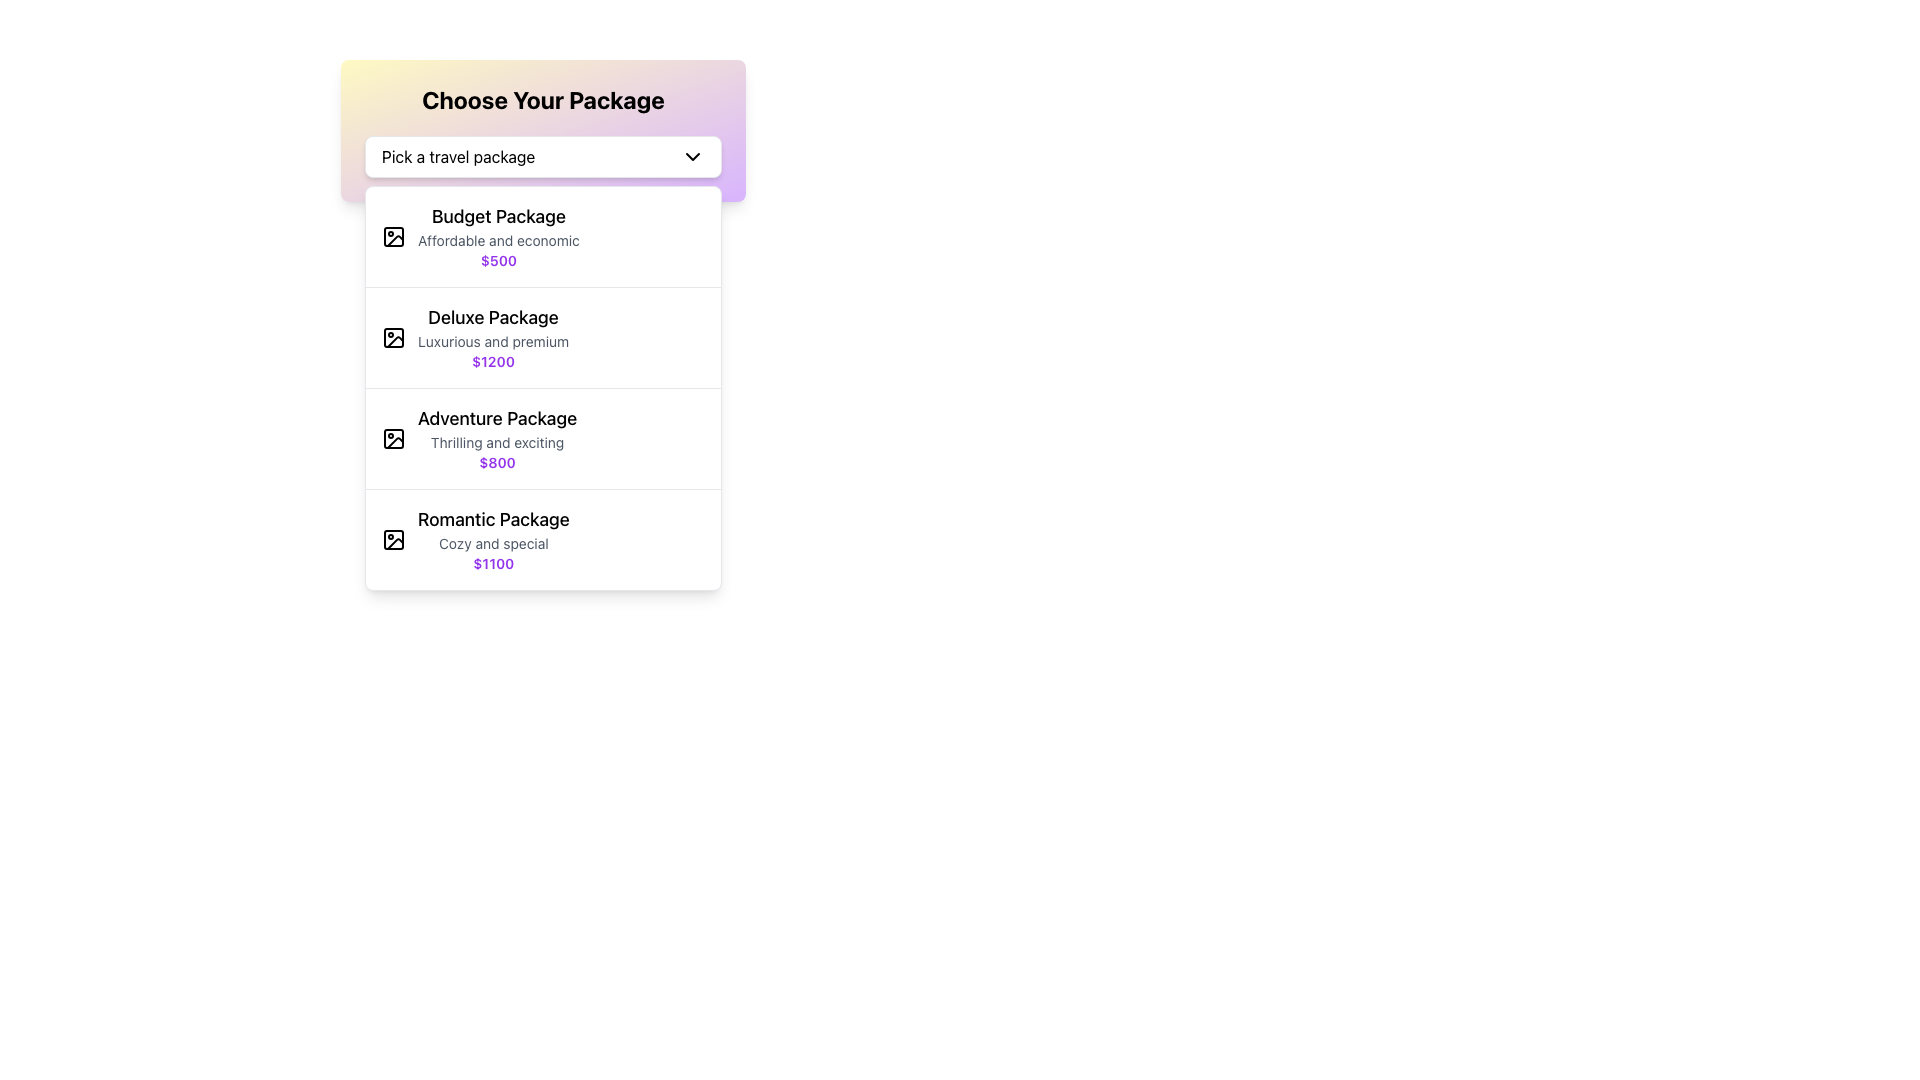  I want to click on the dropdown menu labeled 'Pick a travel package' with a downward arrow icon, so click(543, 131).